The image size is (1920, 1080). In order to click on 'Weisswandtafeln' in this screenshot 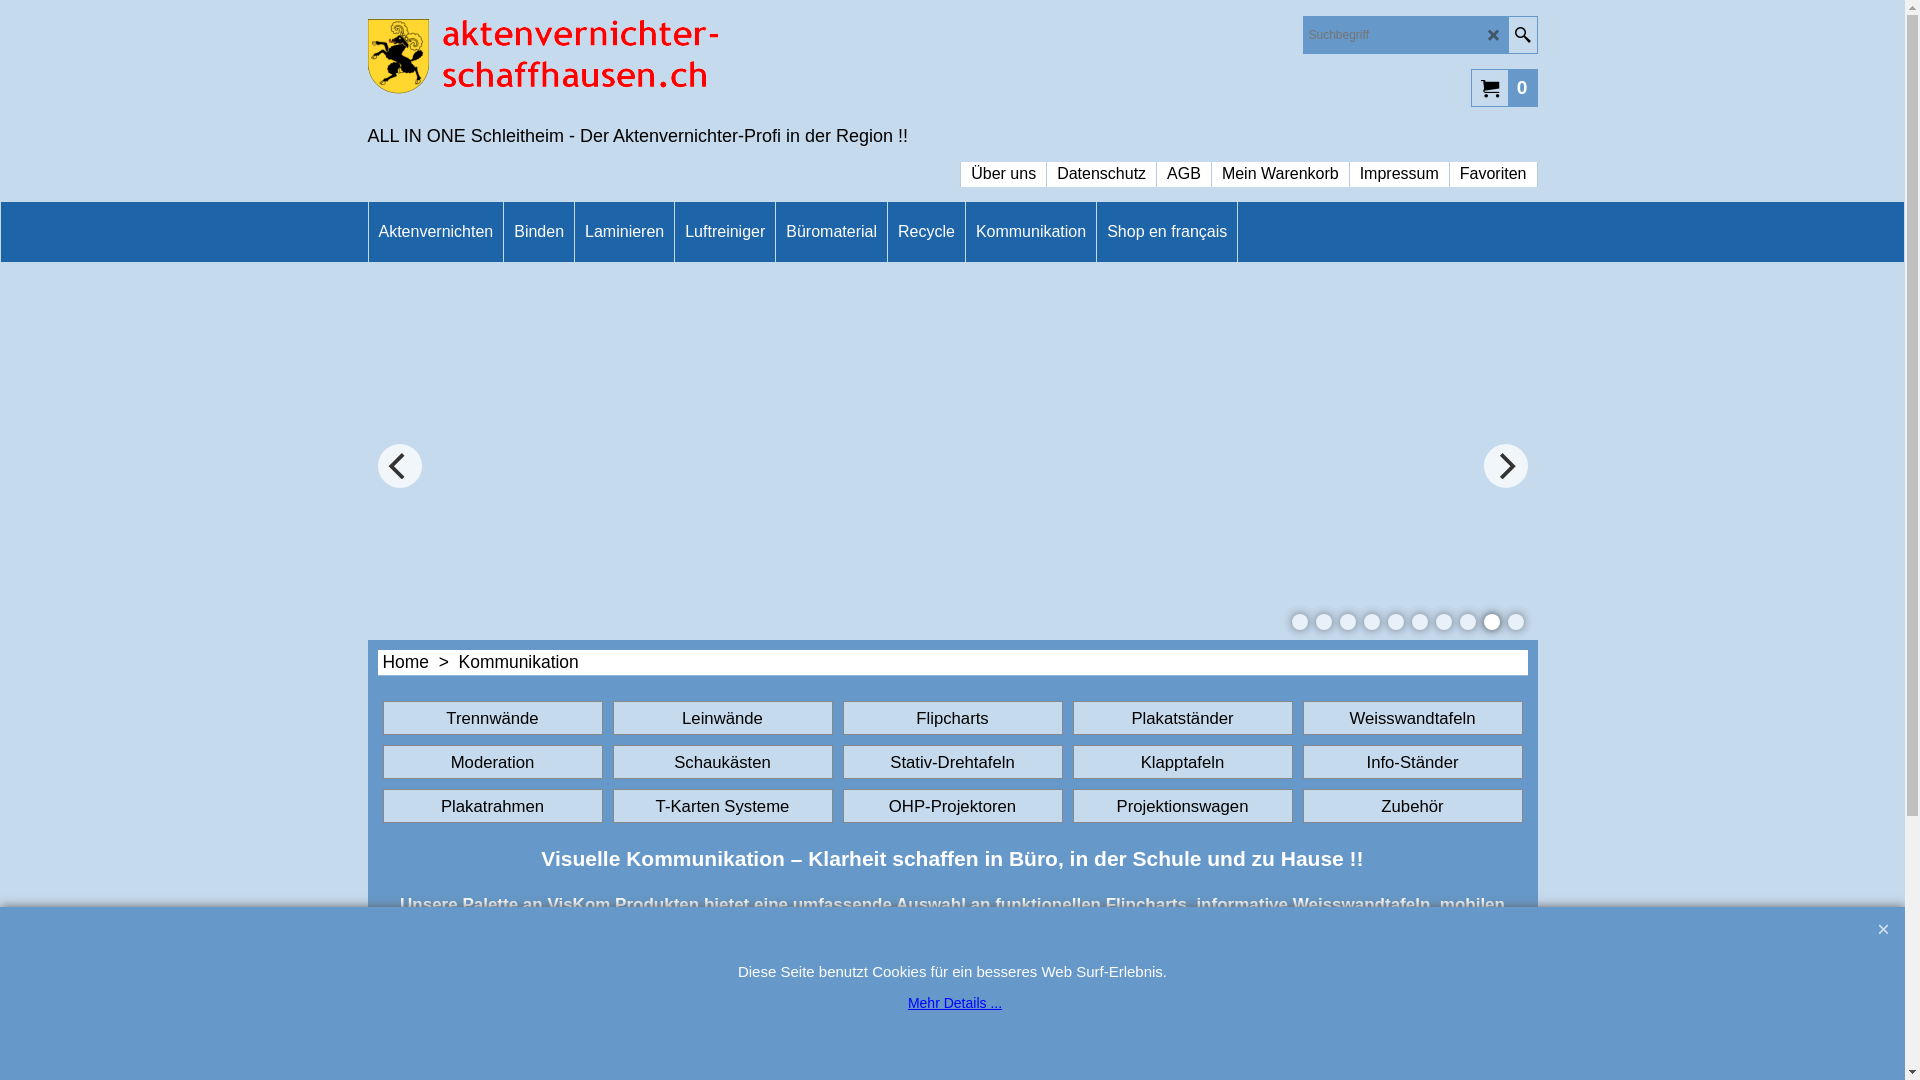, I will do `click(1410, 716)`.